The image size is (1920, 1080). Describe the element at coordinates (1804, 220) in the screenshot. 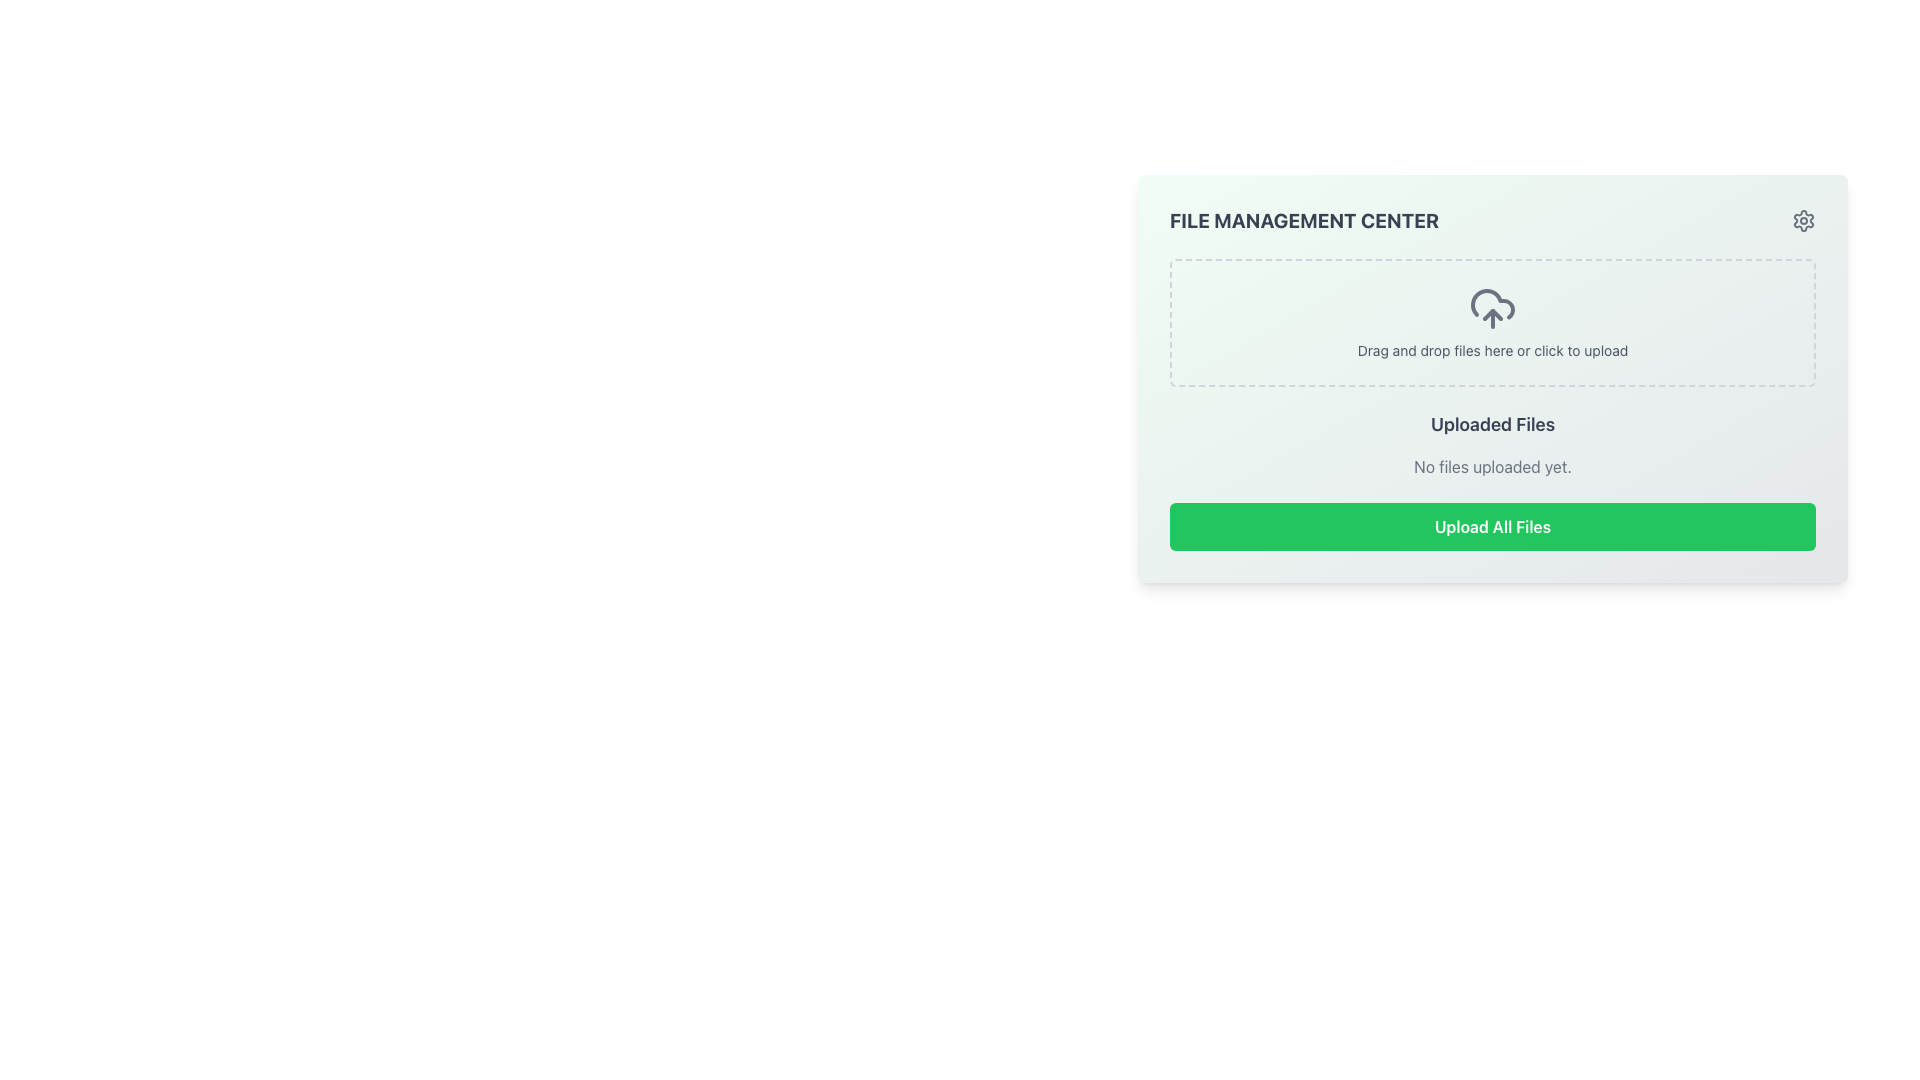

I see `the gear icon located at the far right of the header section in the 'File Management Center'` at that location.